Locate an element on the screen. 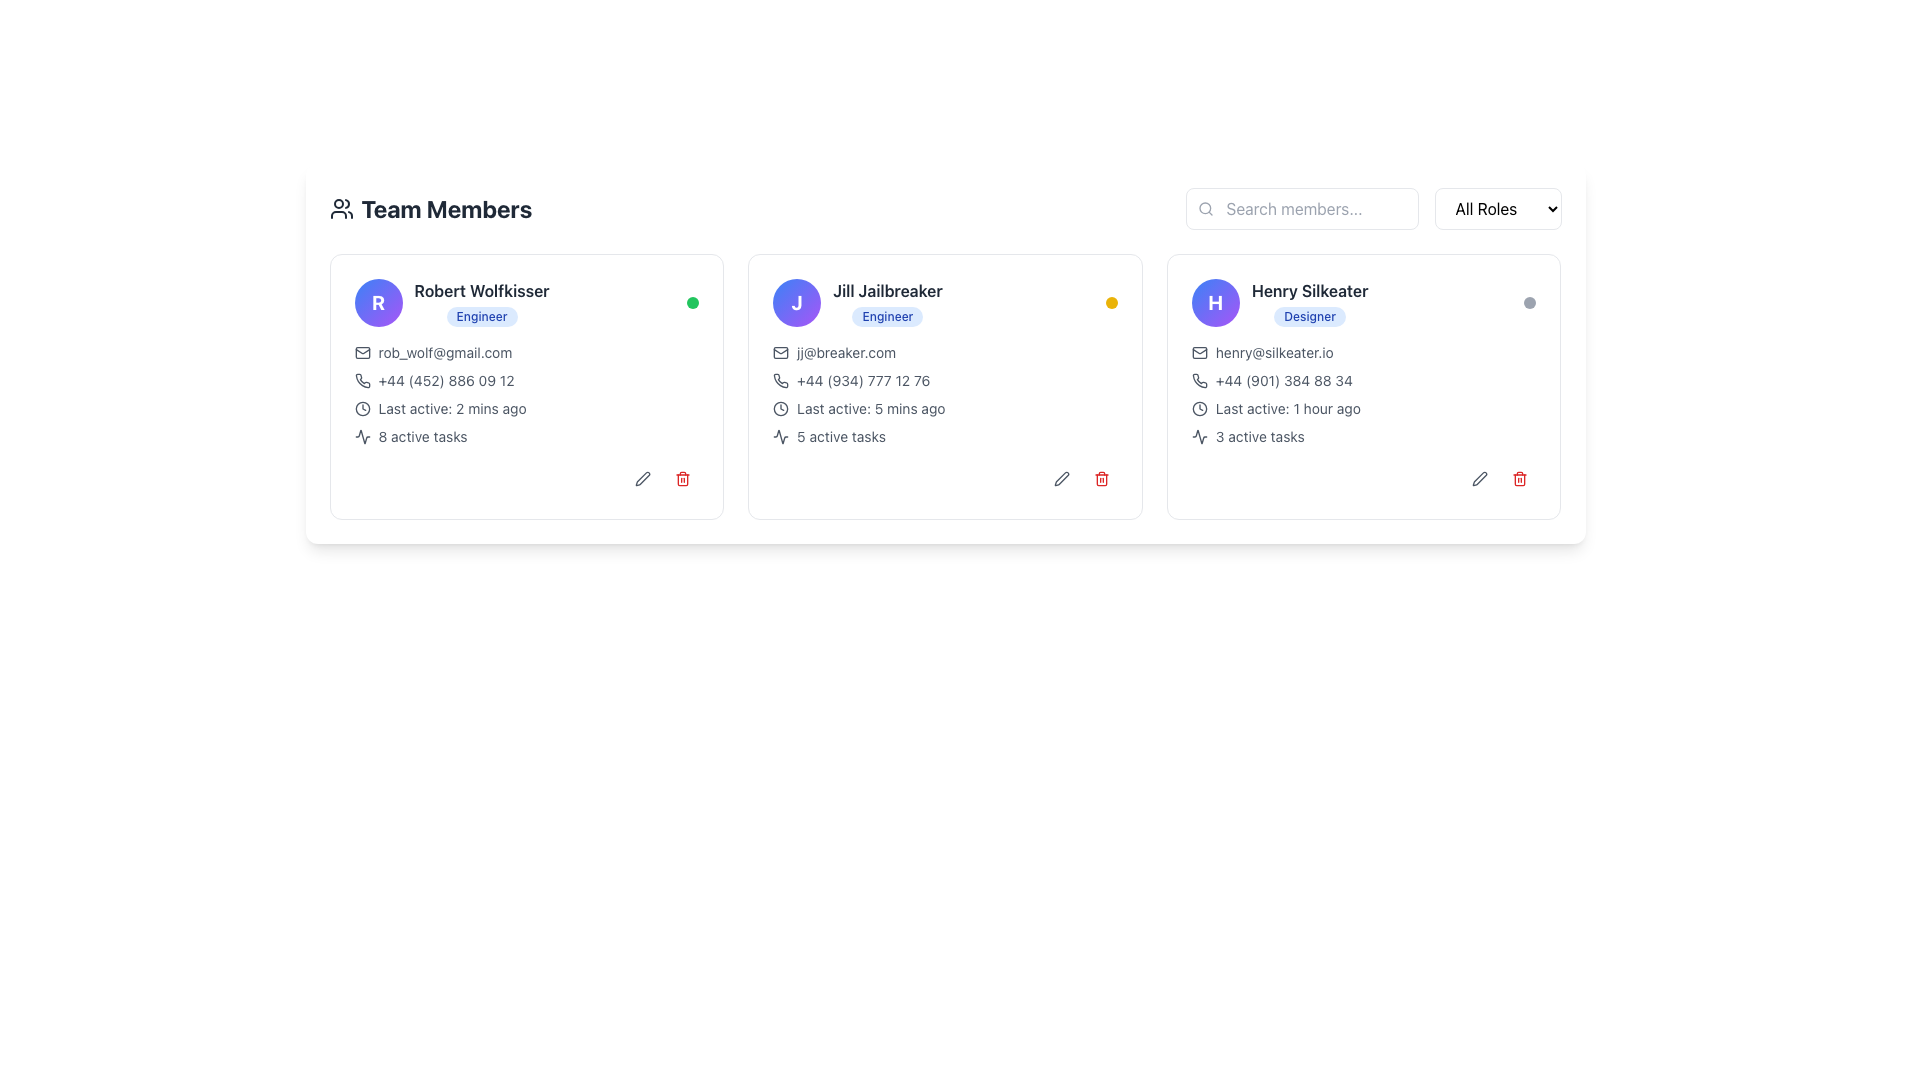 The height and width of the screenshot is (1080, 1920). the delete button icon located in the bottom-right corner of Robert Wolfkisser's card is located at coordinates (683, 478).